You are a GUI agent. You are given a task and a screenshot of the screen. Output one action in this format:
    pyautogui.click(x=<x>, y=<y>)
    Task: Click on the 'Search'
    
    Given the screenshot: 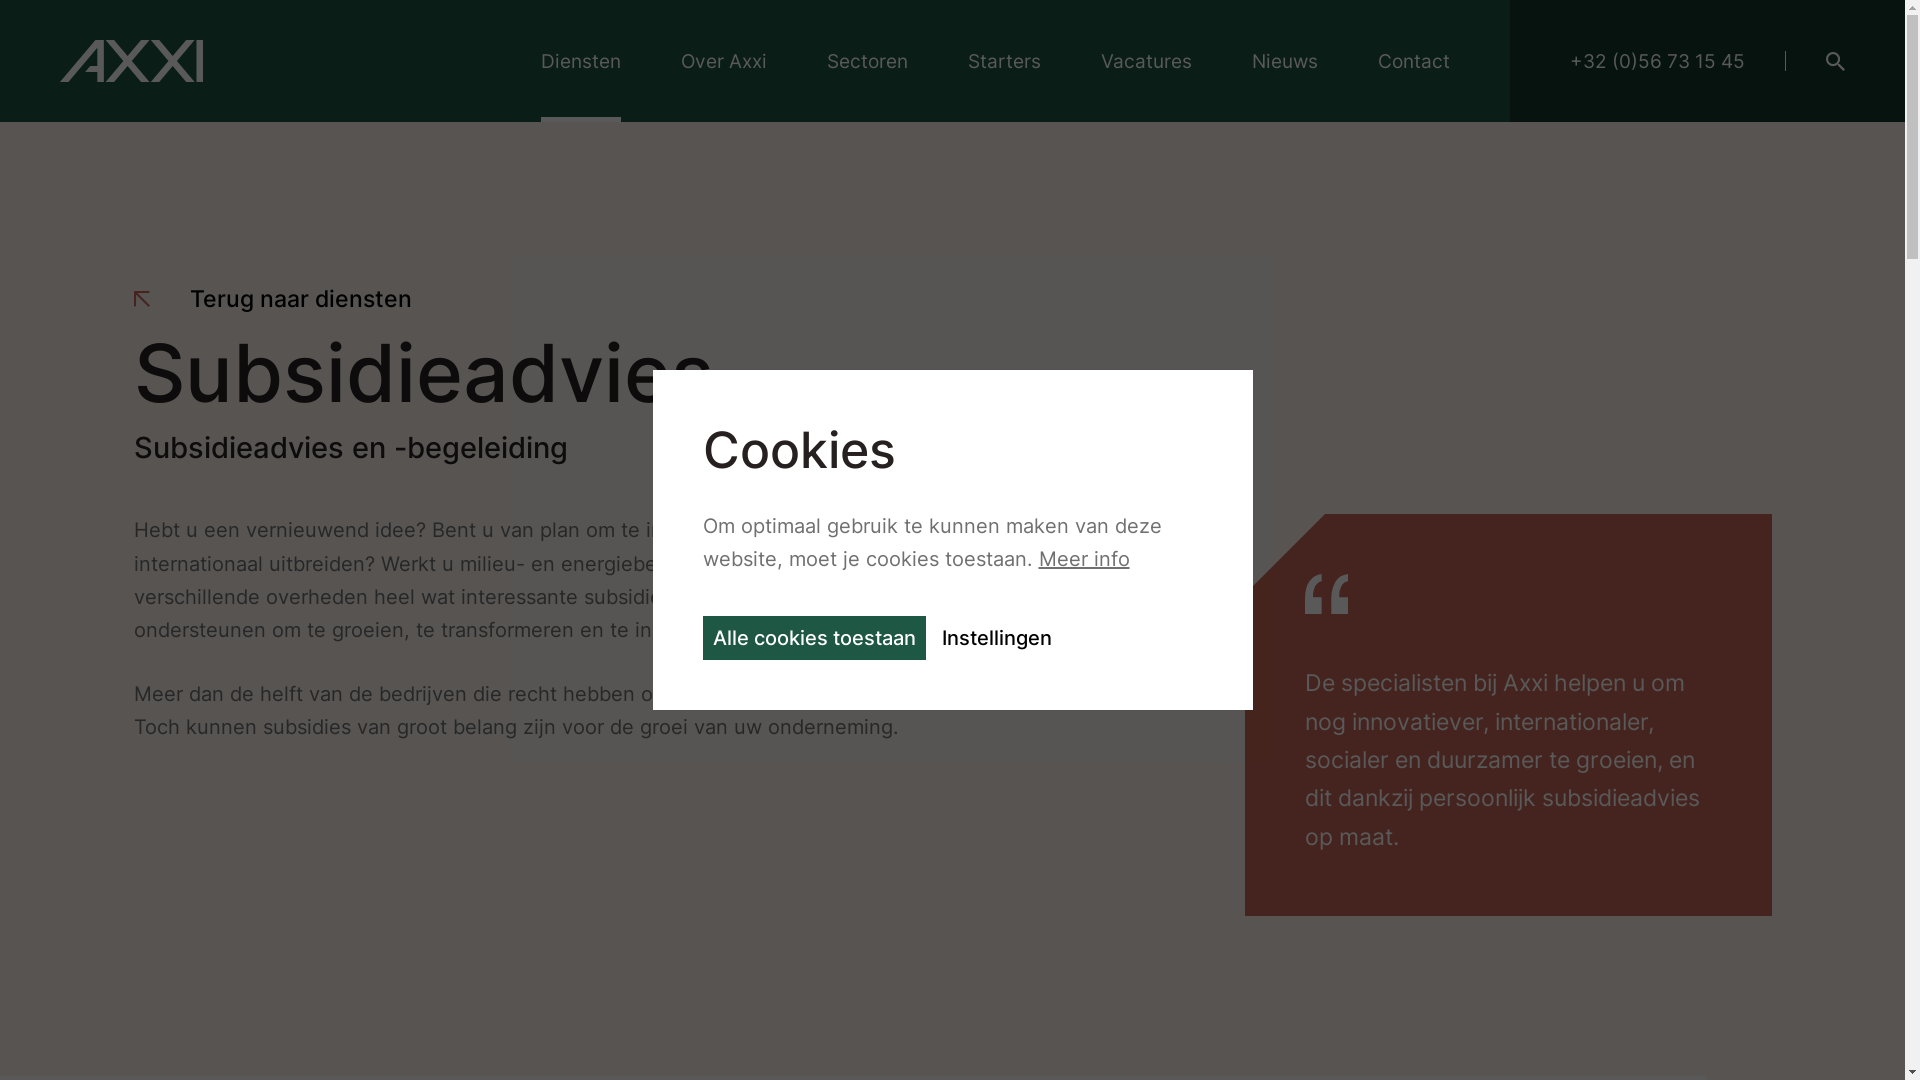 What is the action you would take?
    pyautogui.click(x=1825, y=60)
    